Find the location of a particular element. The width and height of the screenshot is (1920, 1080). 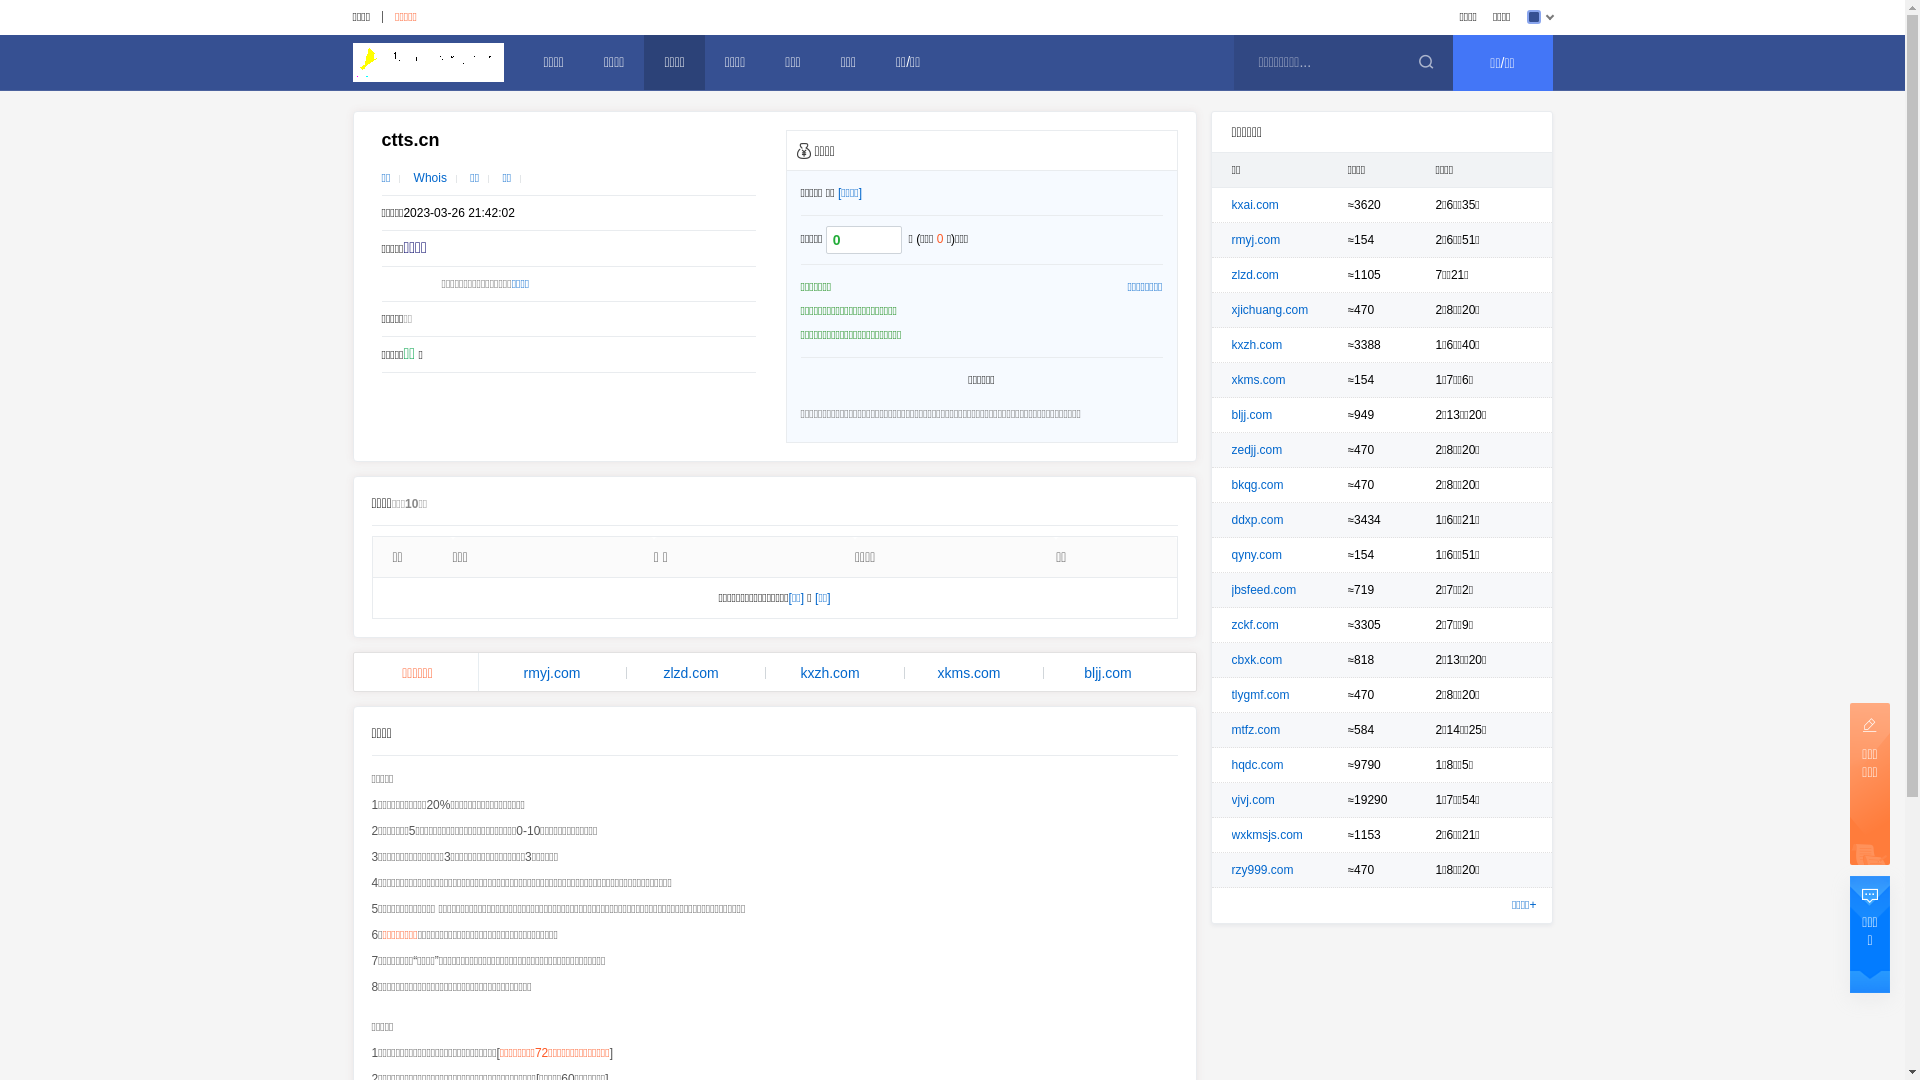

'mtfz.com' is located at coordinates (1255, 729).